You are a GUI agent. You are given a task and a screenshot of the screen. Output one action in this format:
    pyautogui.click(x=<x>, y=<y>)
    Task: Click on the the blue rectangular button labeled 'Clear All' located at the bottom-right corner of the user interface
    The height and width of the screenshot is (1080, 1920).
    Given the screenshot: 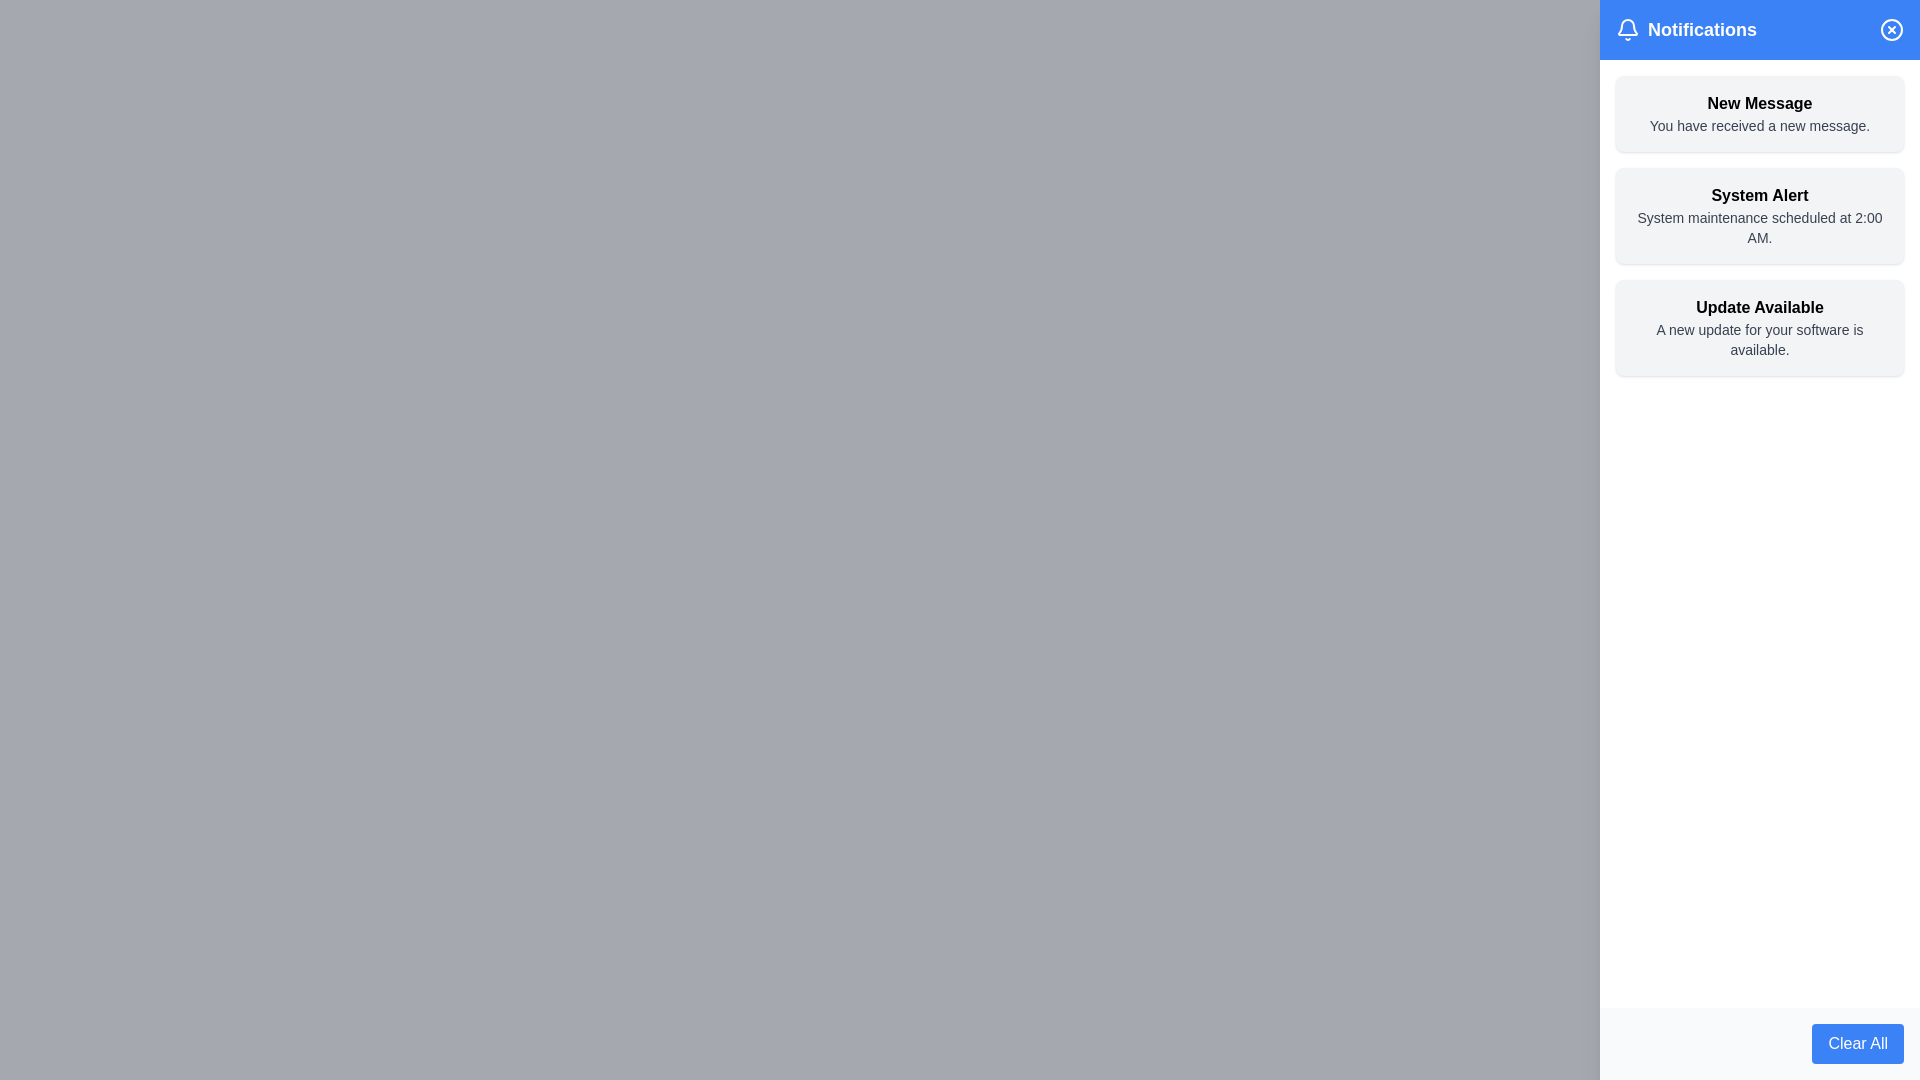 What is the action you would take?
    pyautogui.click(x=1857, y=1043)
    